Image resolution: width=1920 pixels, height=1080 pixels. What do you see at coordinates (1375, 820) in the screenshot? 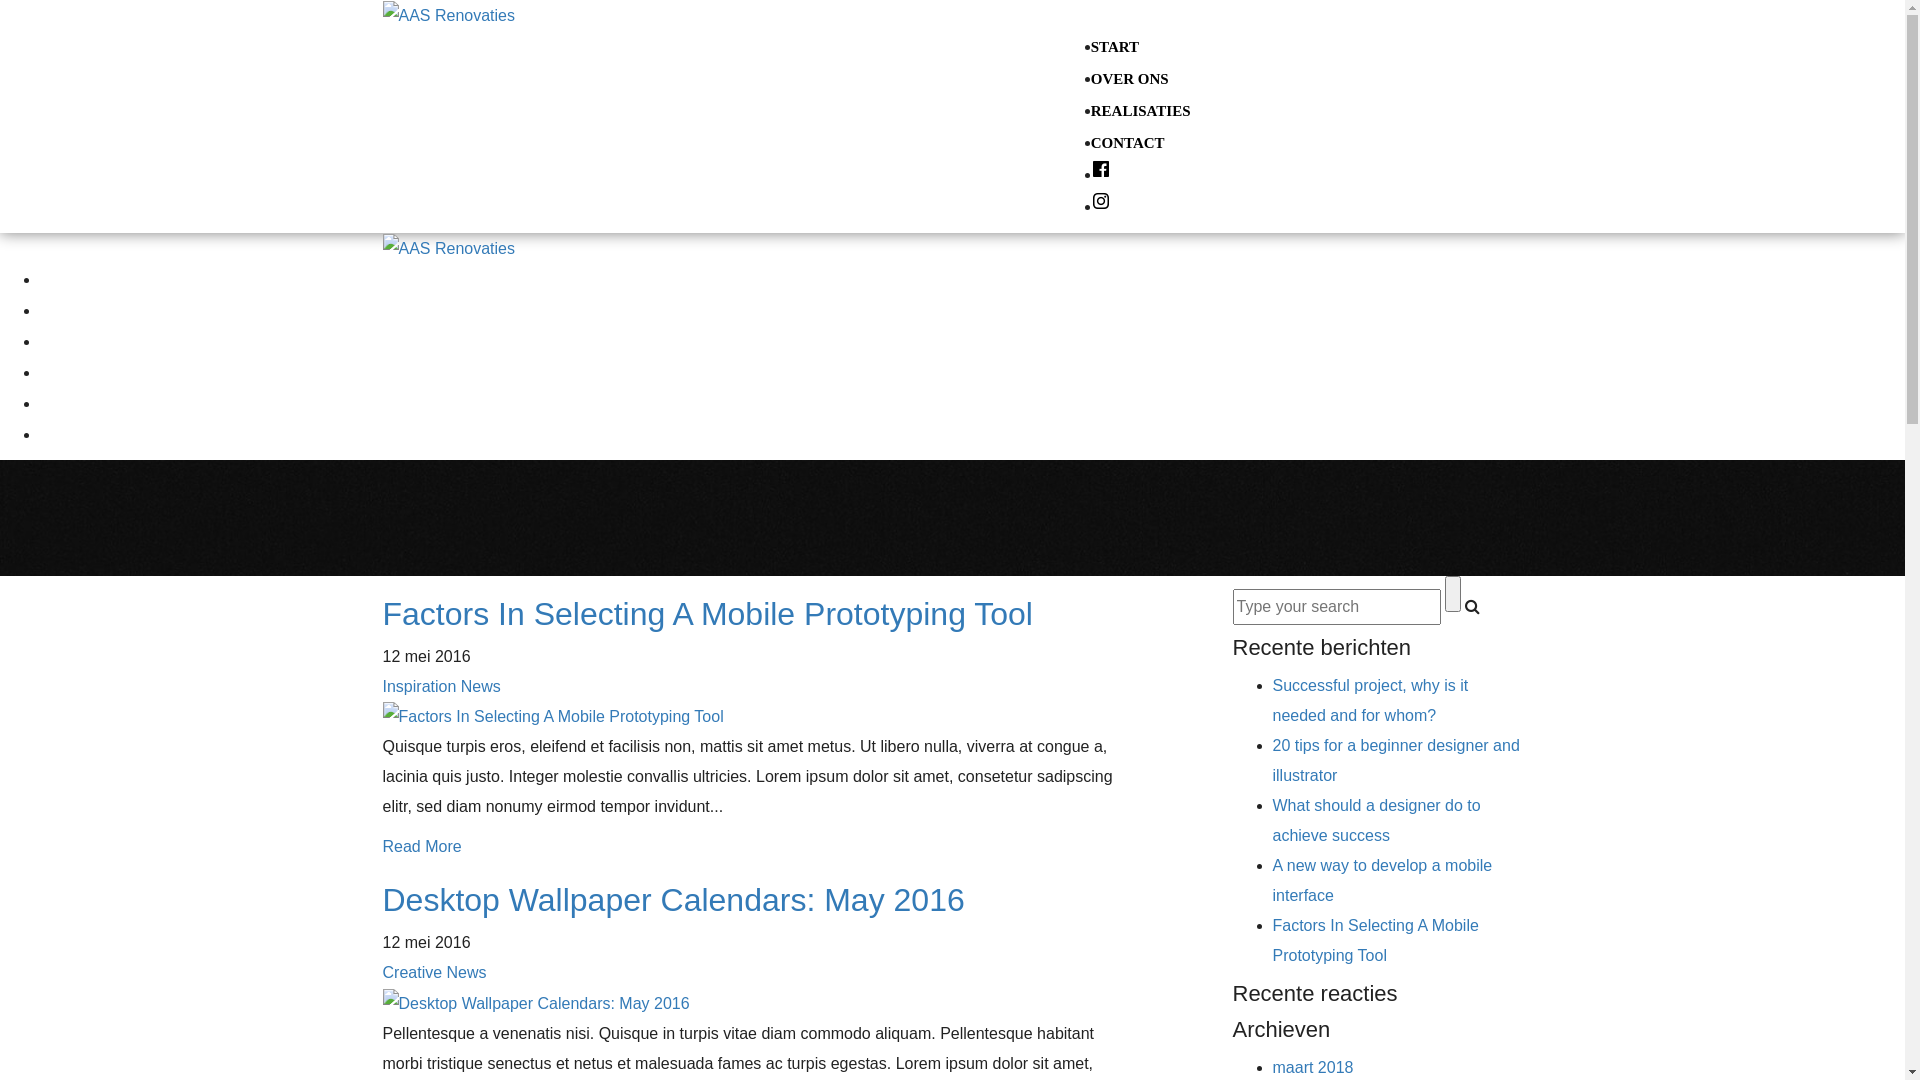
I see `'What should a designer do to achieve success'` at bounding box center [1375, 820].